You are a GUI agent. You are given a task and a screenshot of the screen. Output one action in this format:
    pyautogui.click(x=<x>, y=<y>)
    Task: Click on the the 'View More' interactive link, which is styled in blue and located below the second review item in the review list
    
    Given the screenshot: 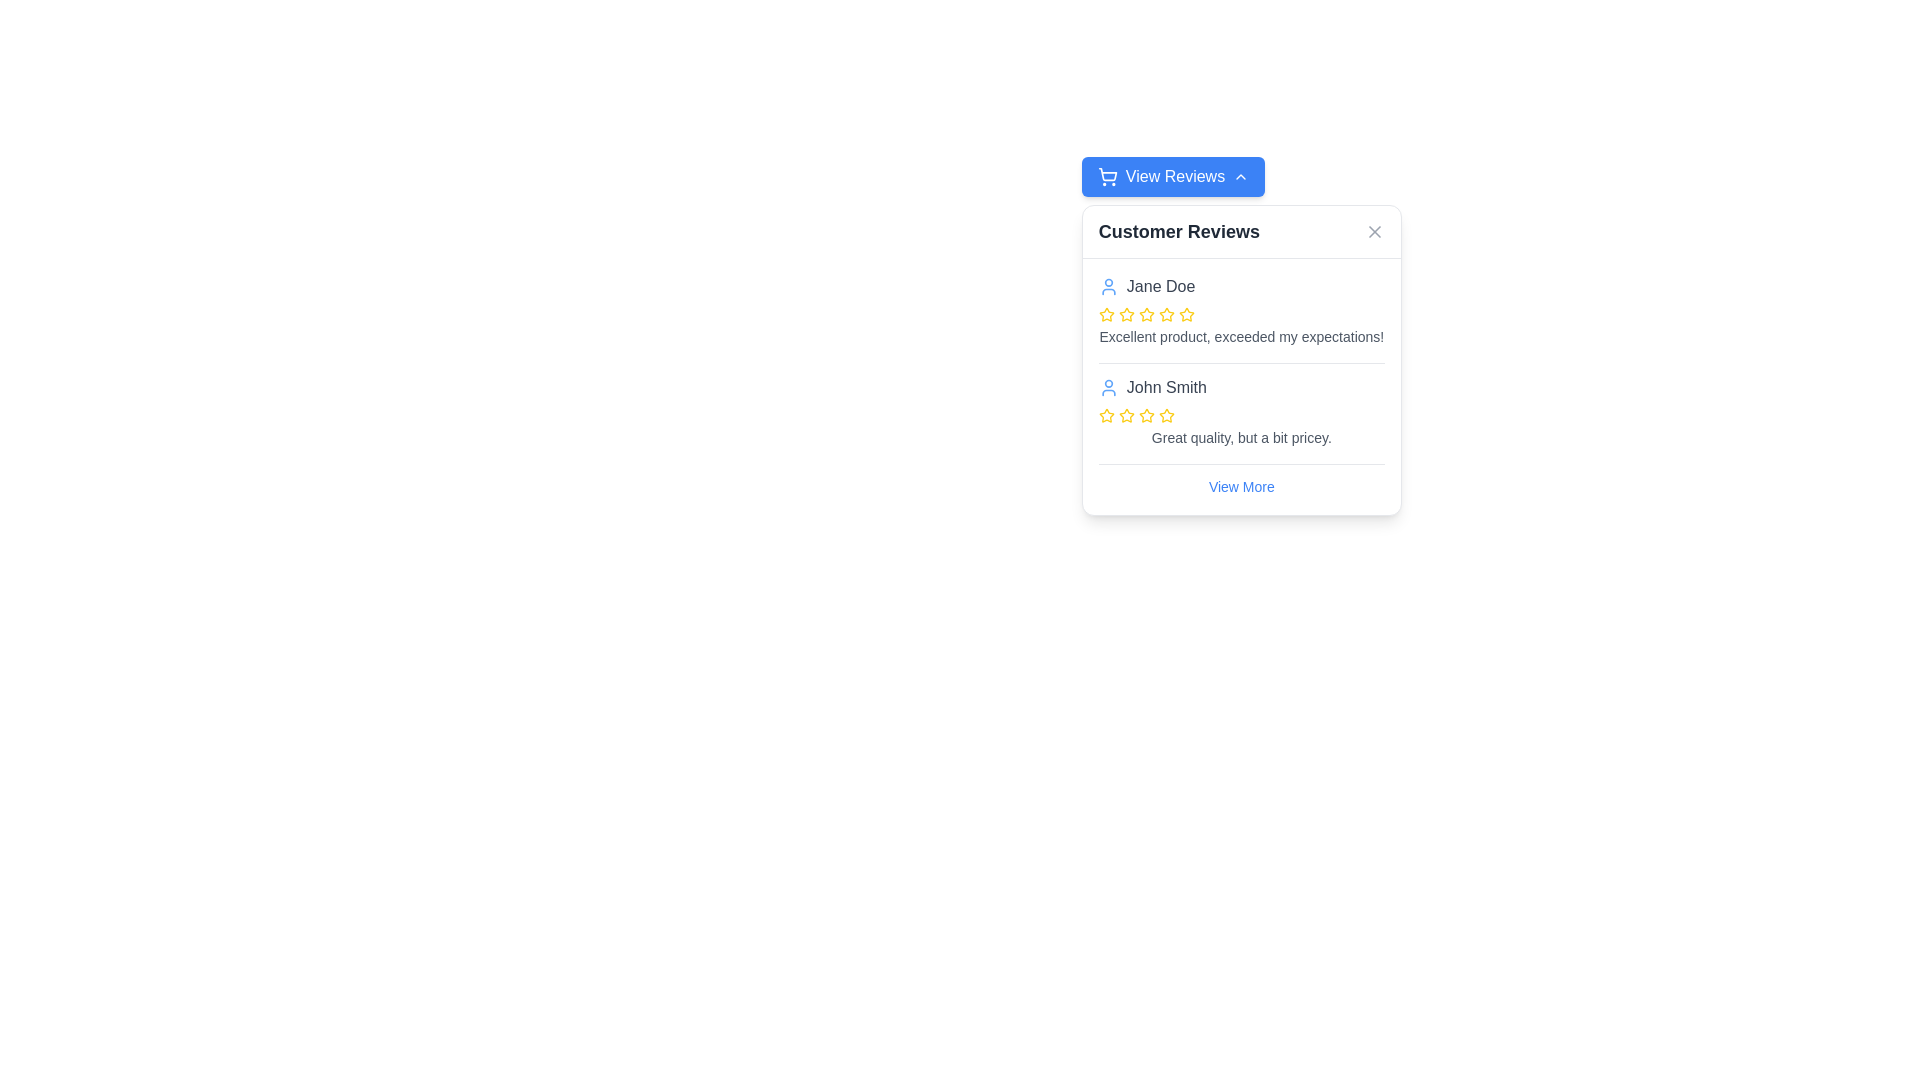 What is the action you would take?
    pyautogui.click(x=1240, y=486)
    